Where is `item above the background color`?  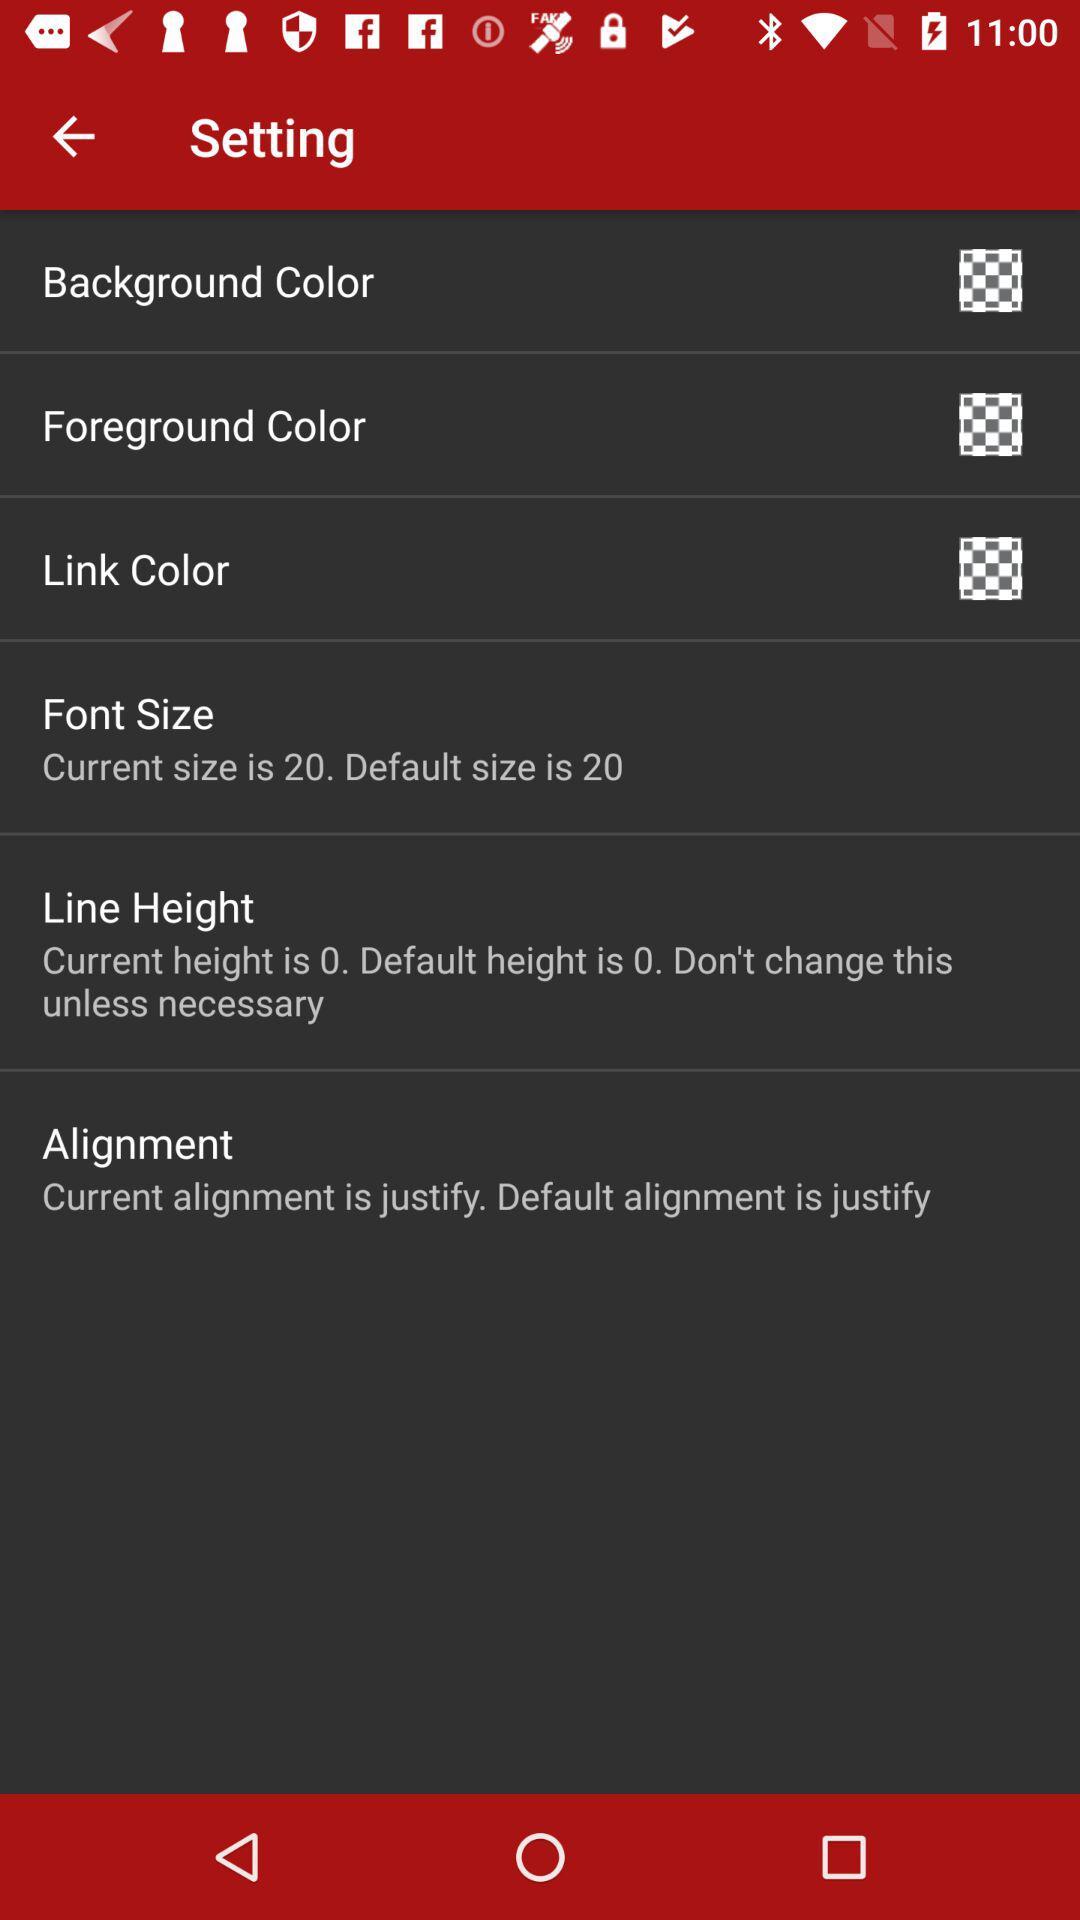 item above the background color is located at coordinates (72, 135).